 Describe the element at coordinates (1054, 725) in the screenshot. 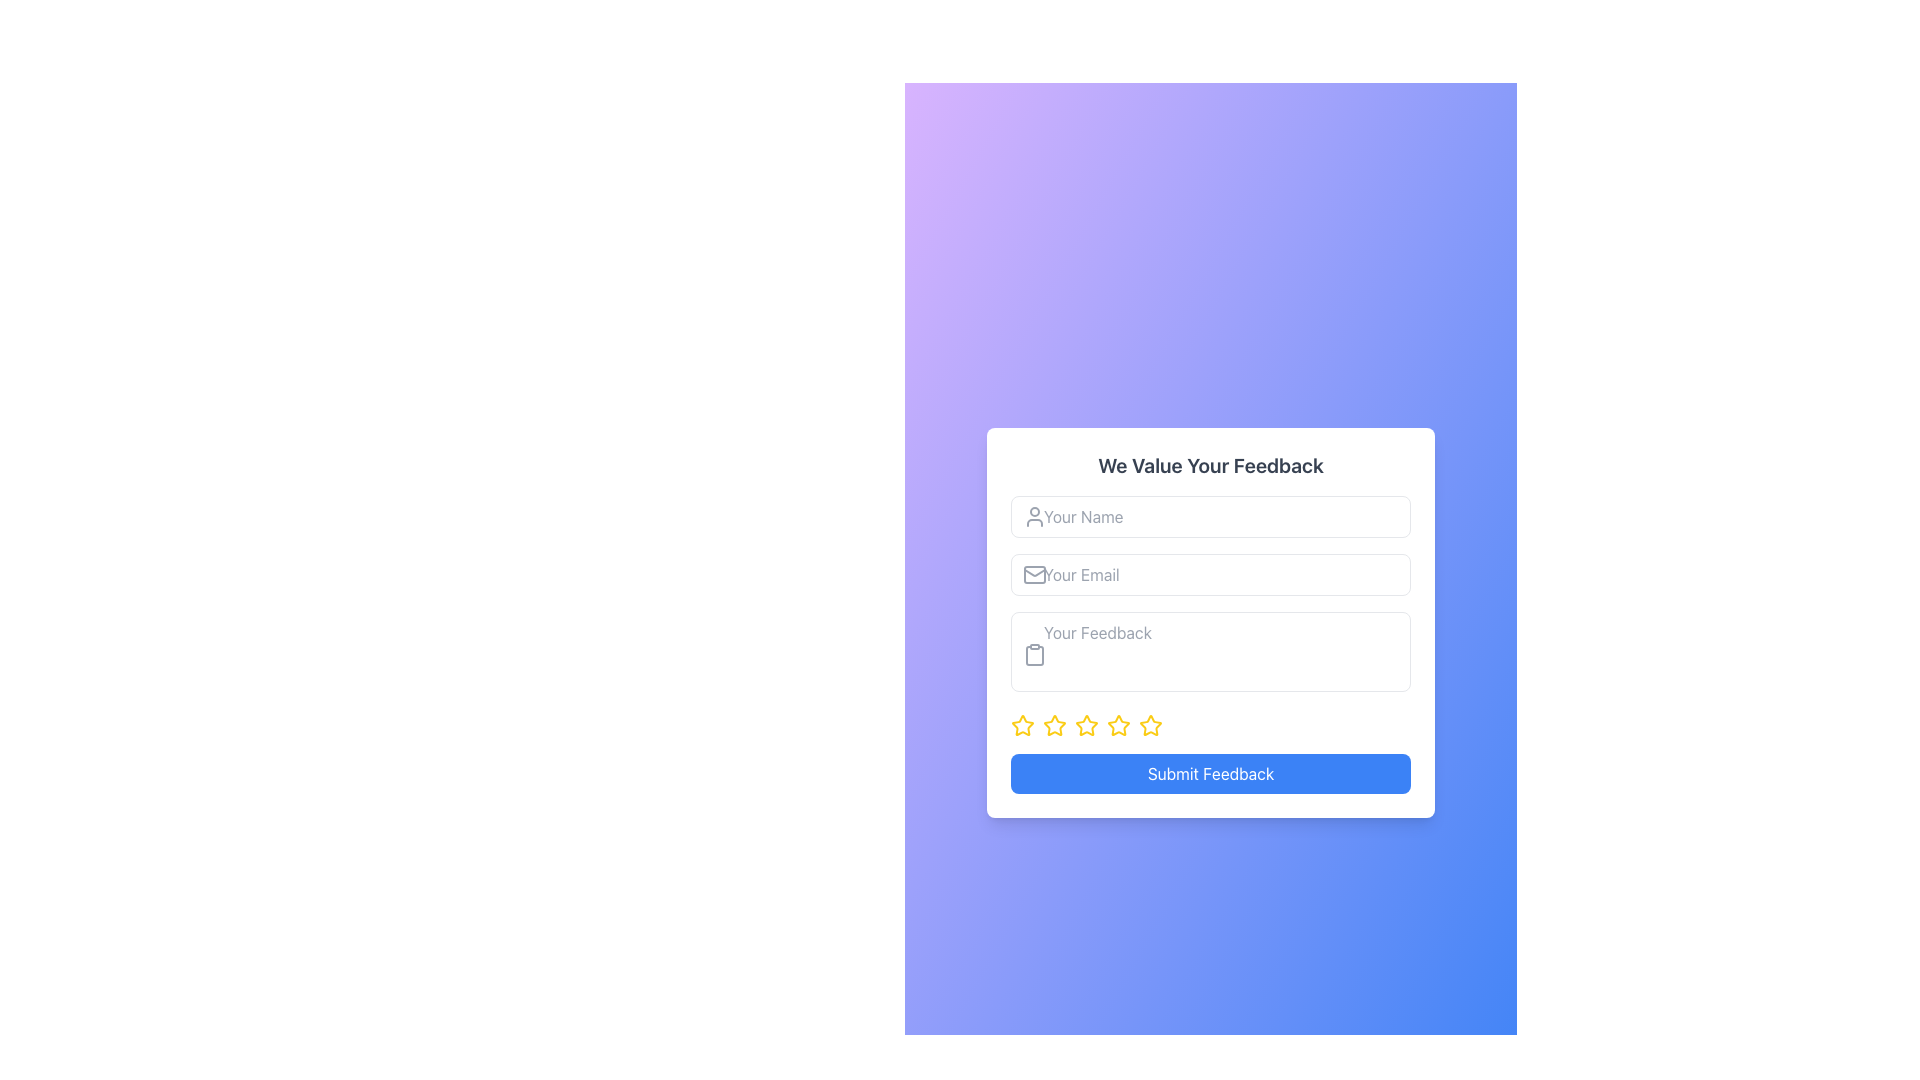

I see `the first outlined star icon with a yellow border and white interior, located beneath the 'Your Feedback' text field and above the 'Submit Feedback' button` at that location.